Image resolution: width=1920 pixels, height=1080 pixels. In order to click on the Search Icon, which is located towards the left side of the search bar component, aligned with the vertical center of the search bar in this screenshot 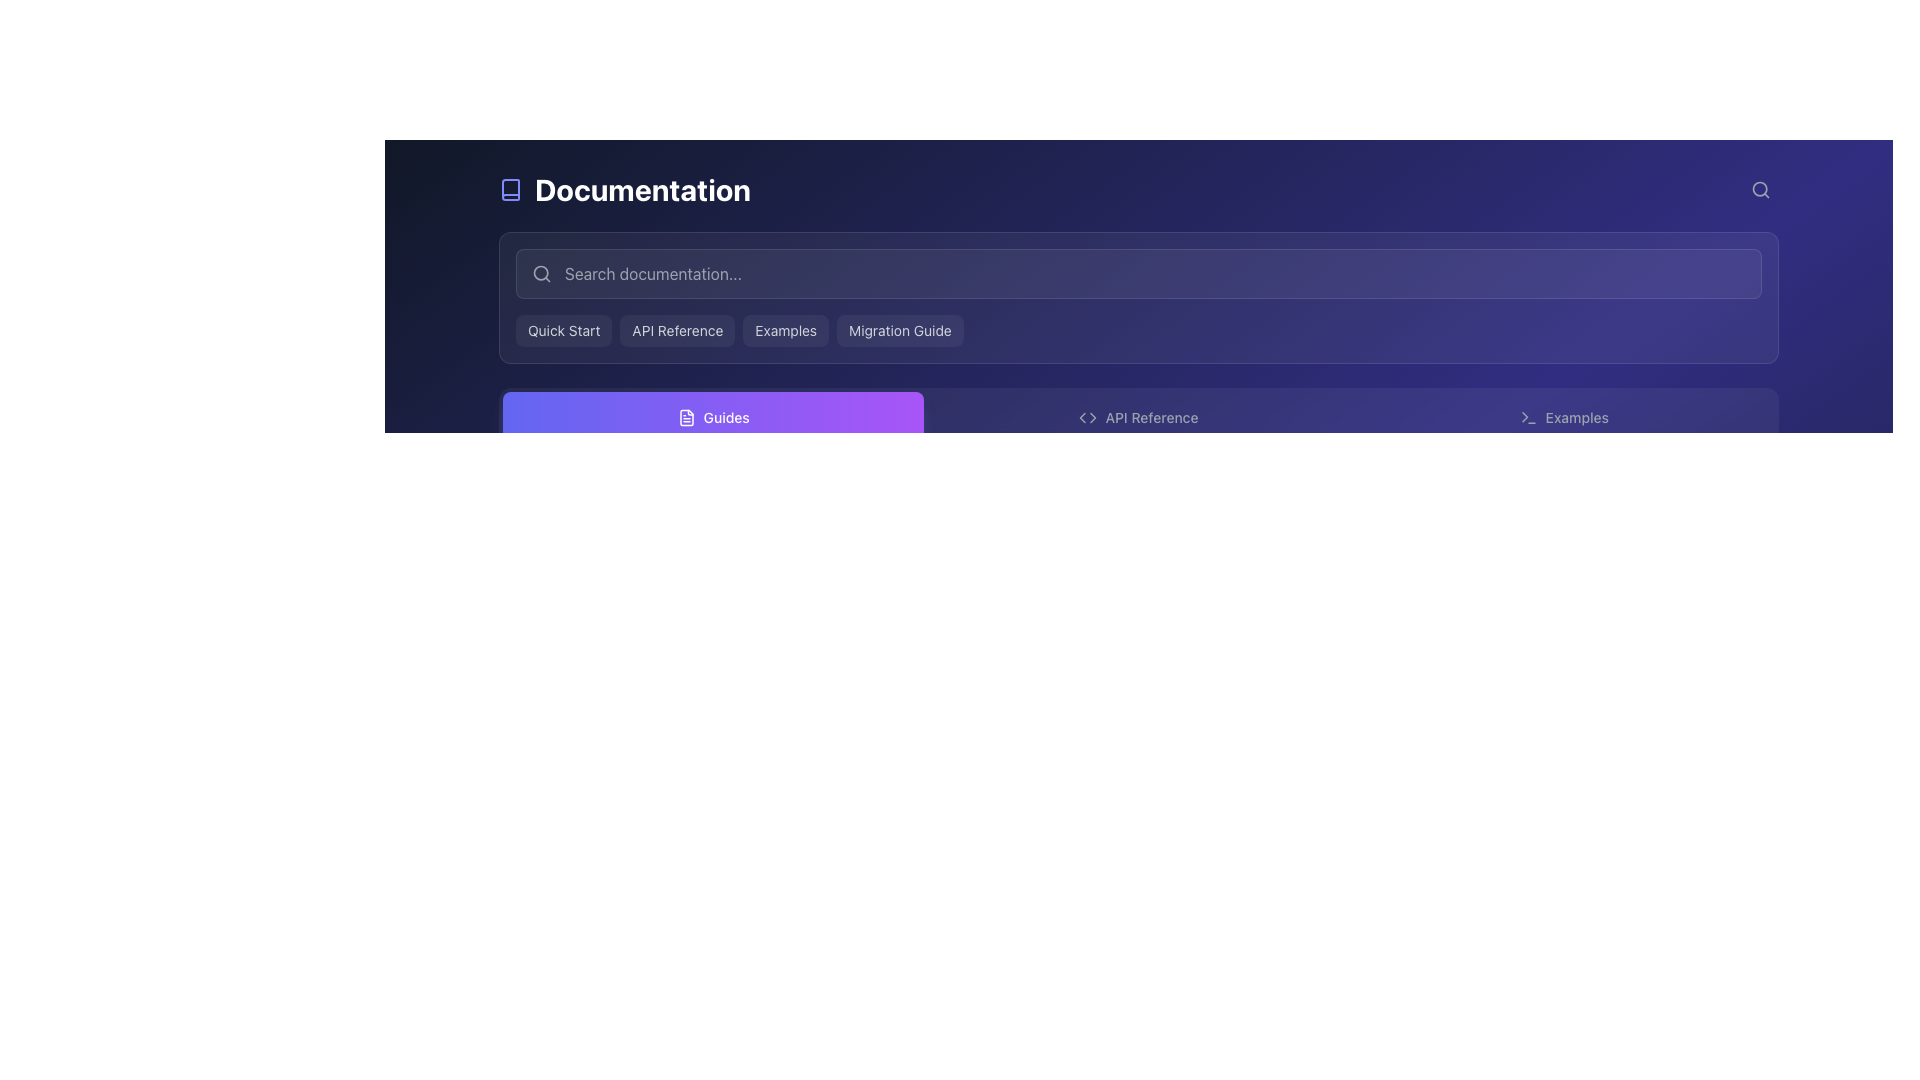, I will do `click(542, 273)`.